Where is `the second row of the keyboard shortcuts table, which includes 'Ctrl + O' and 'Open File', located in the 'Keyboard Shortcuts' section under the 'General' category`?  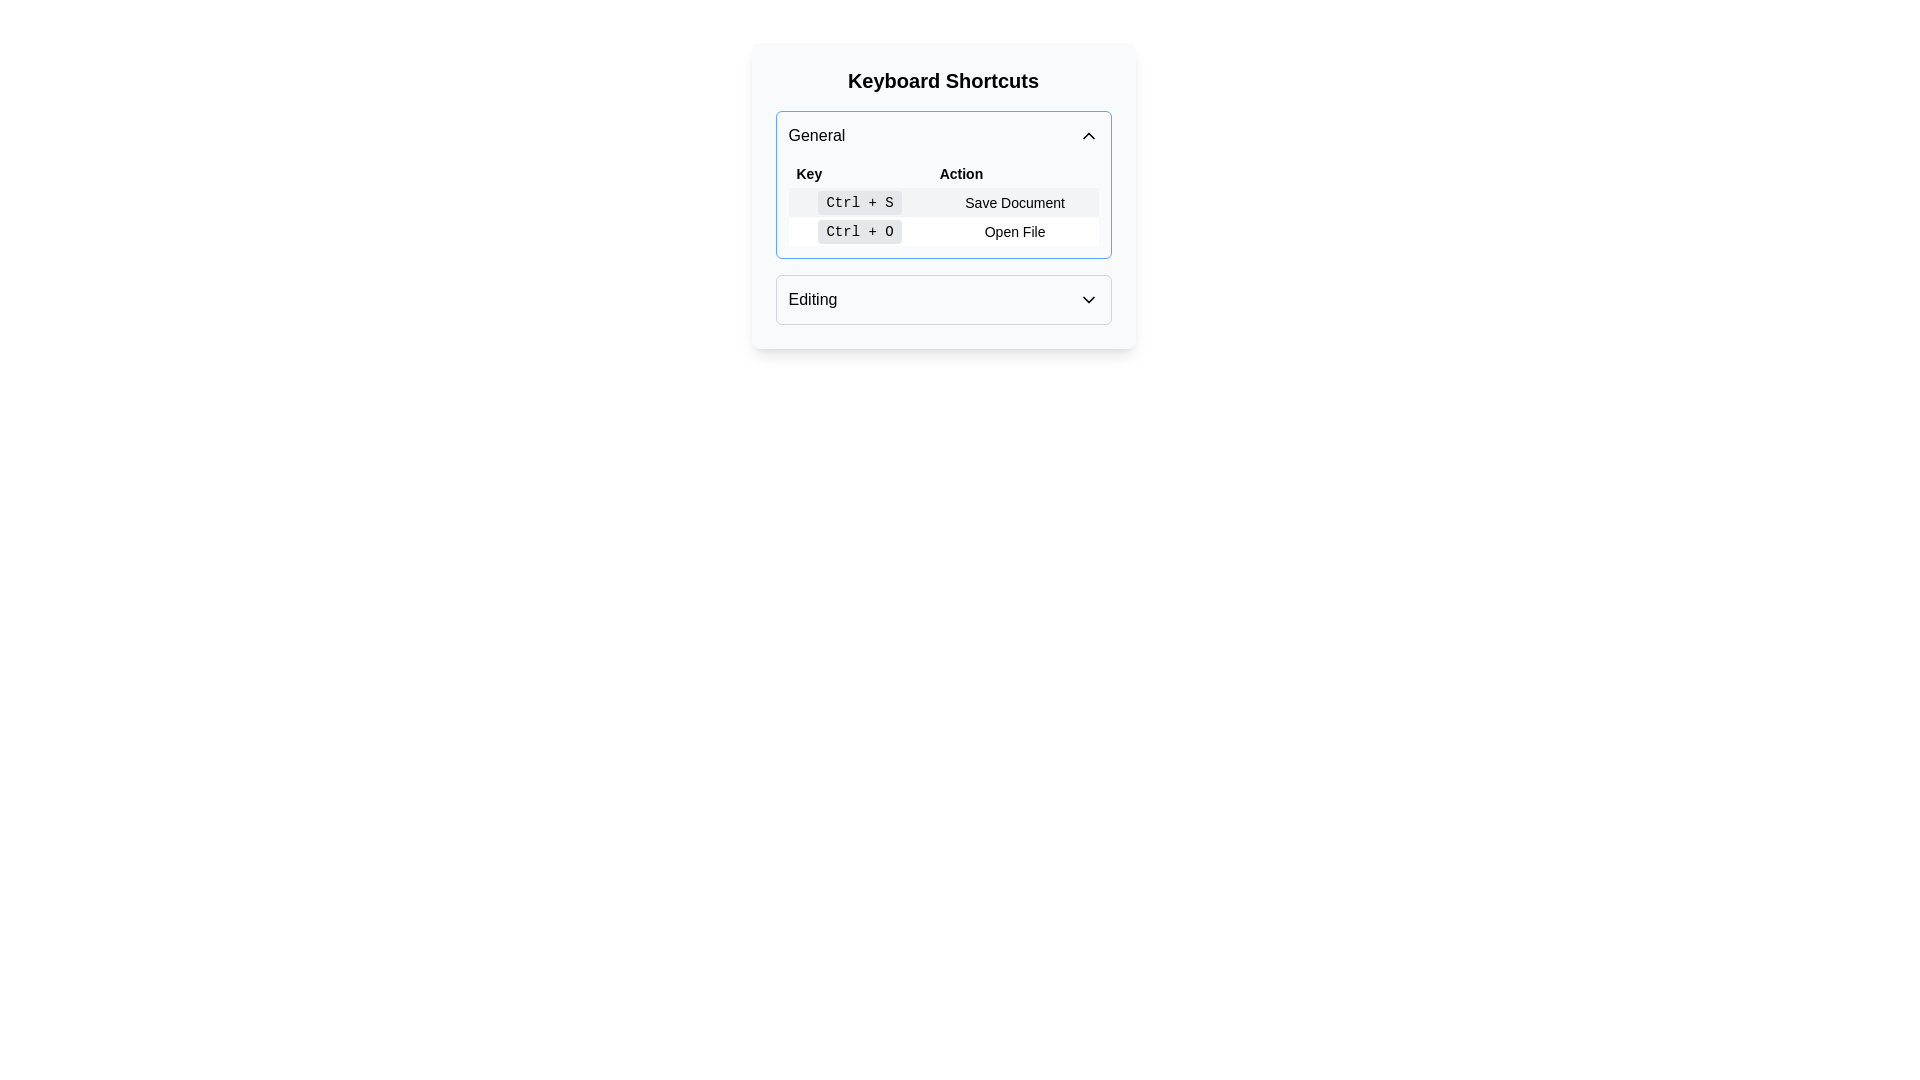
the second row of the keyboard shortcuts table, which includes 'Ctrl + O' and 'Open File', located in the 'Keyboard Shortcuts' section under the 'General' category is located at coordinates (942, 216).